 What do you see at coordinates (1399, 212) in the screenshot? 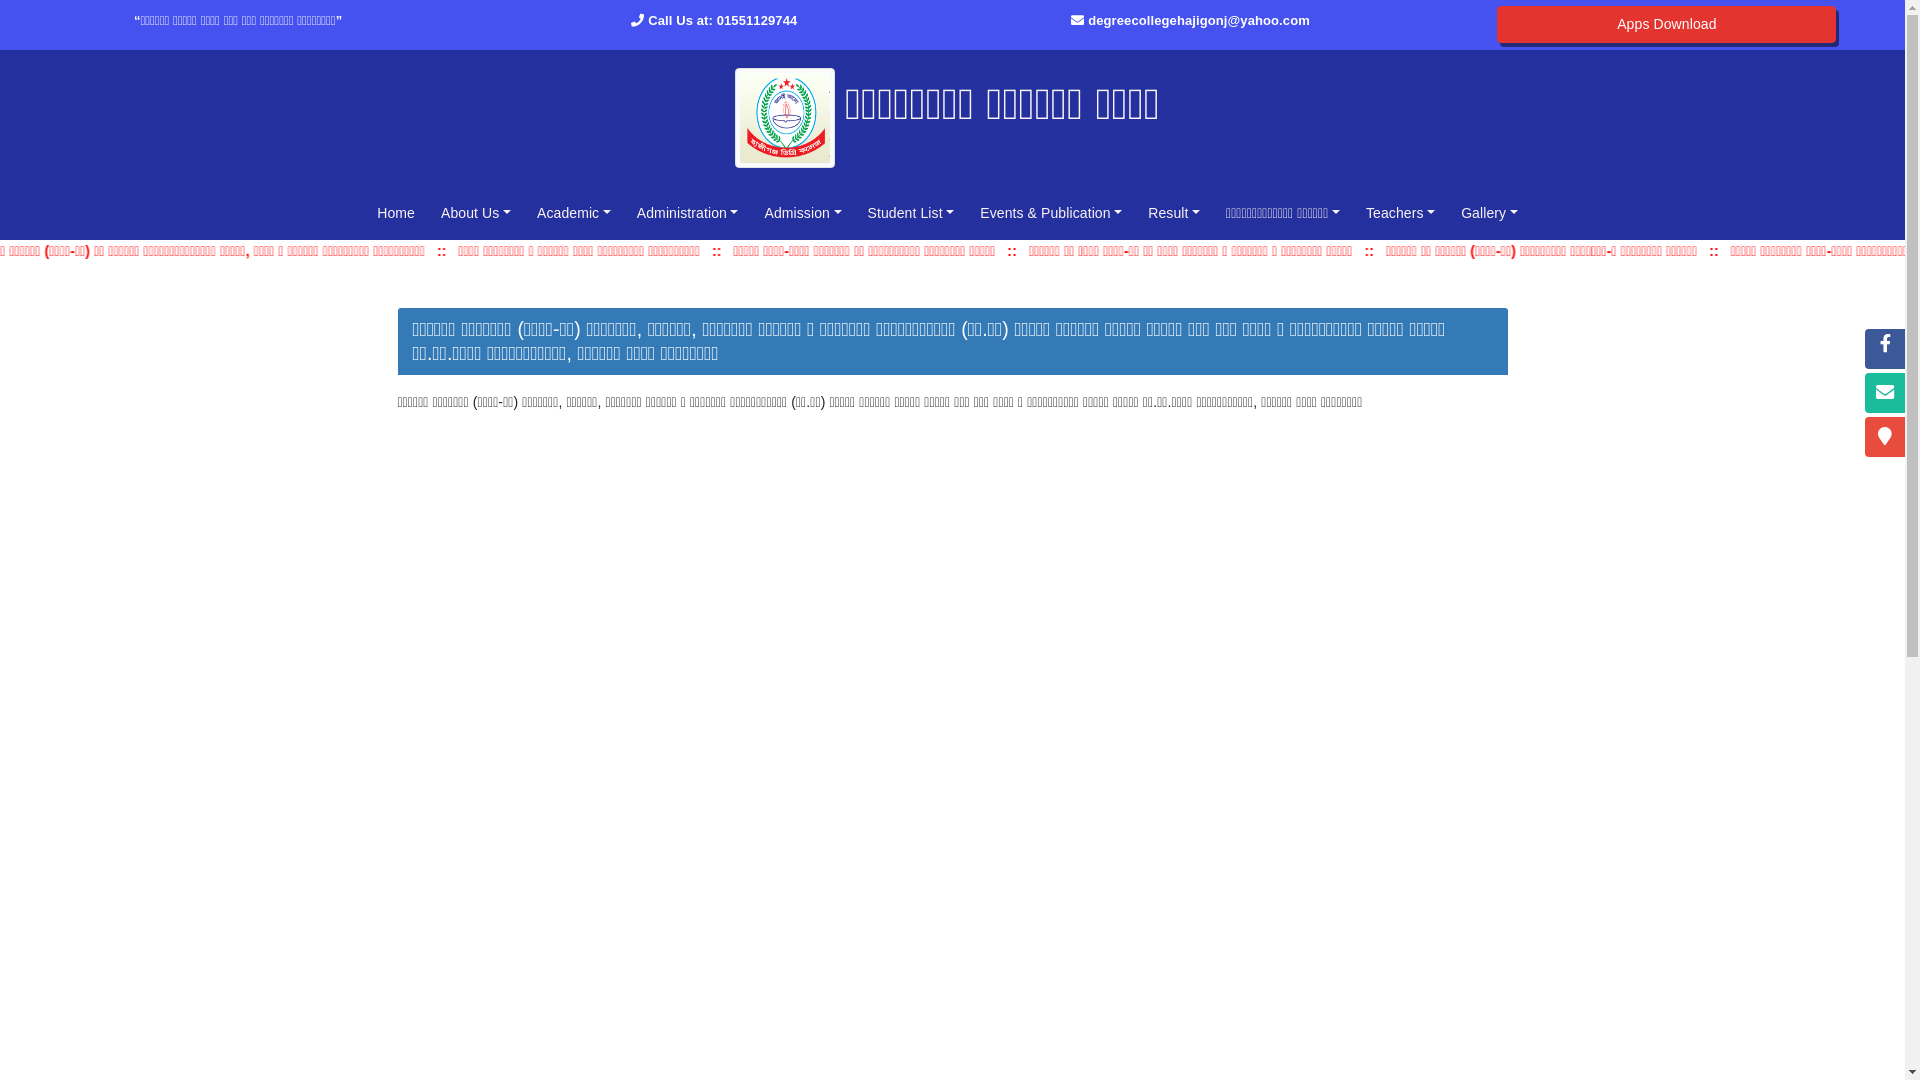
I see `'Teachers'` at bounding box center [1399, 212].